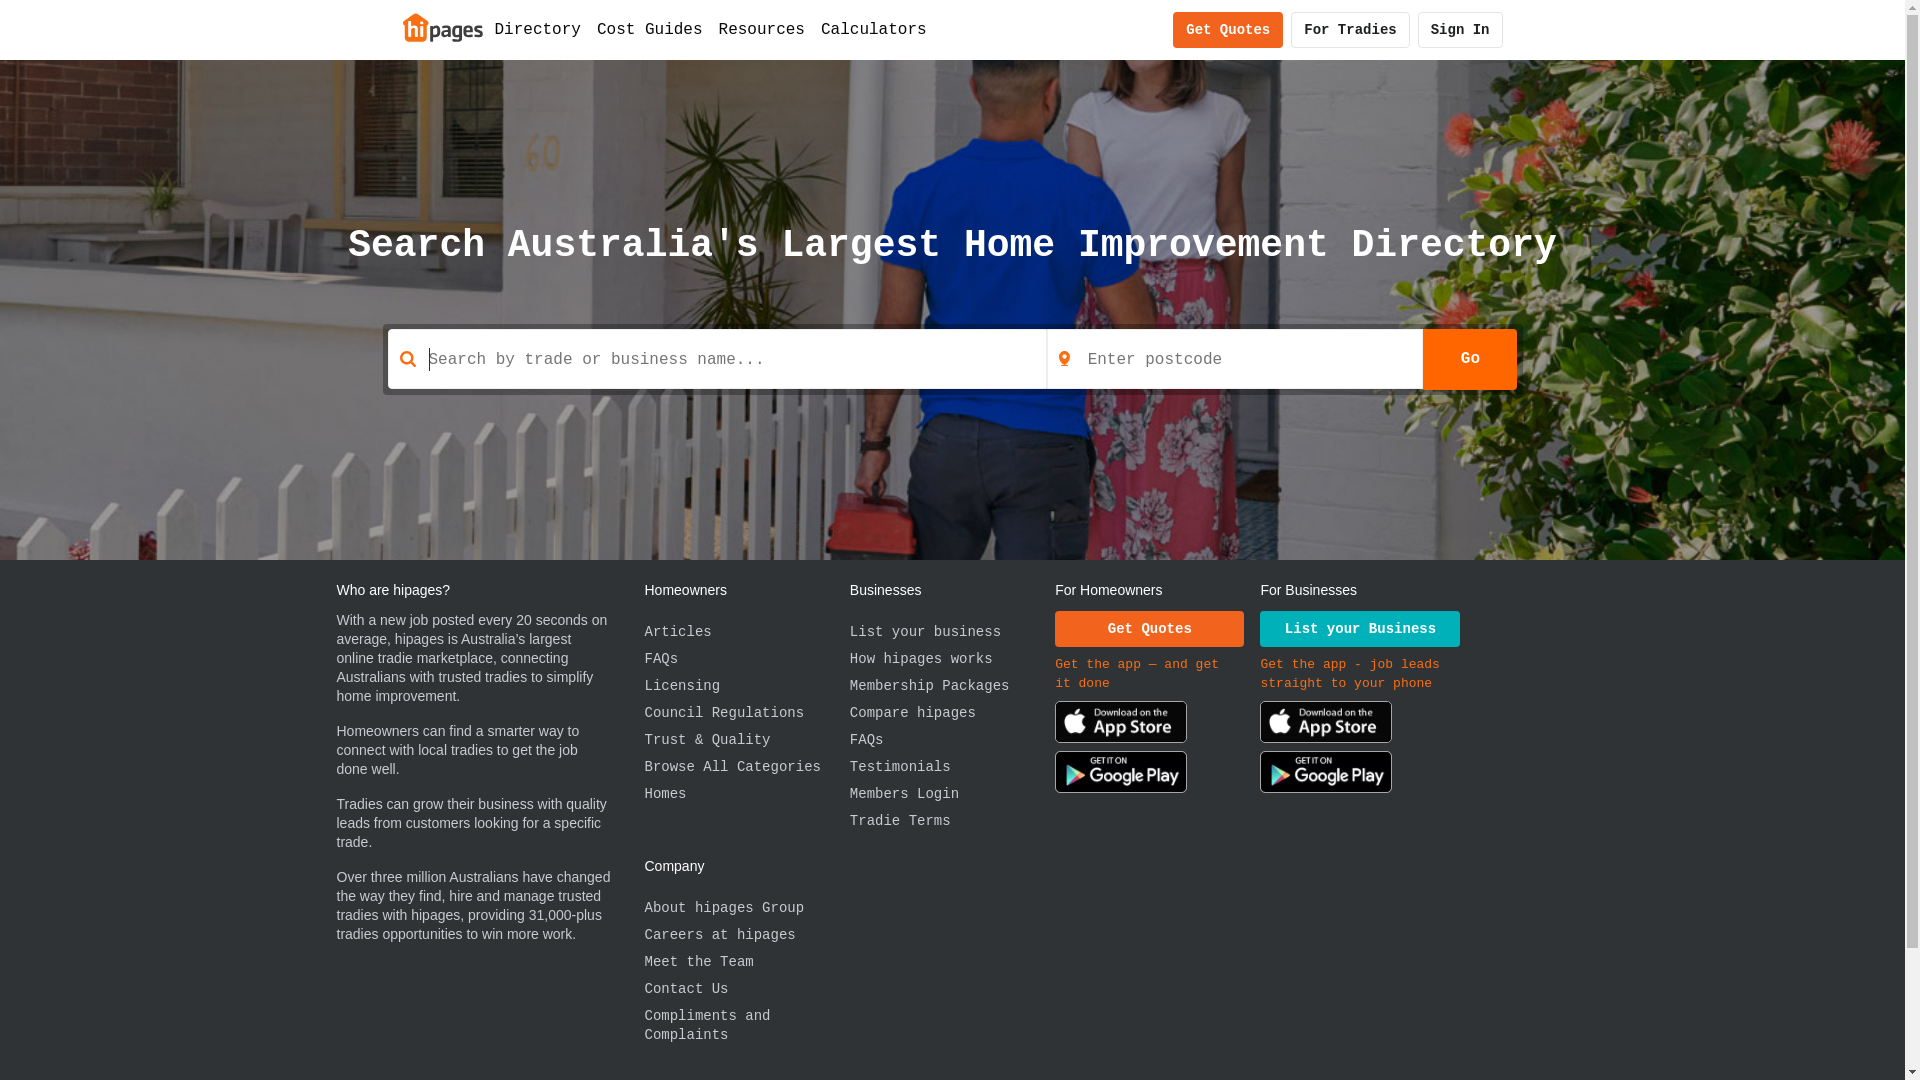  I want to click on 'Articles', so click(745, 632).